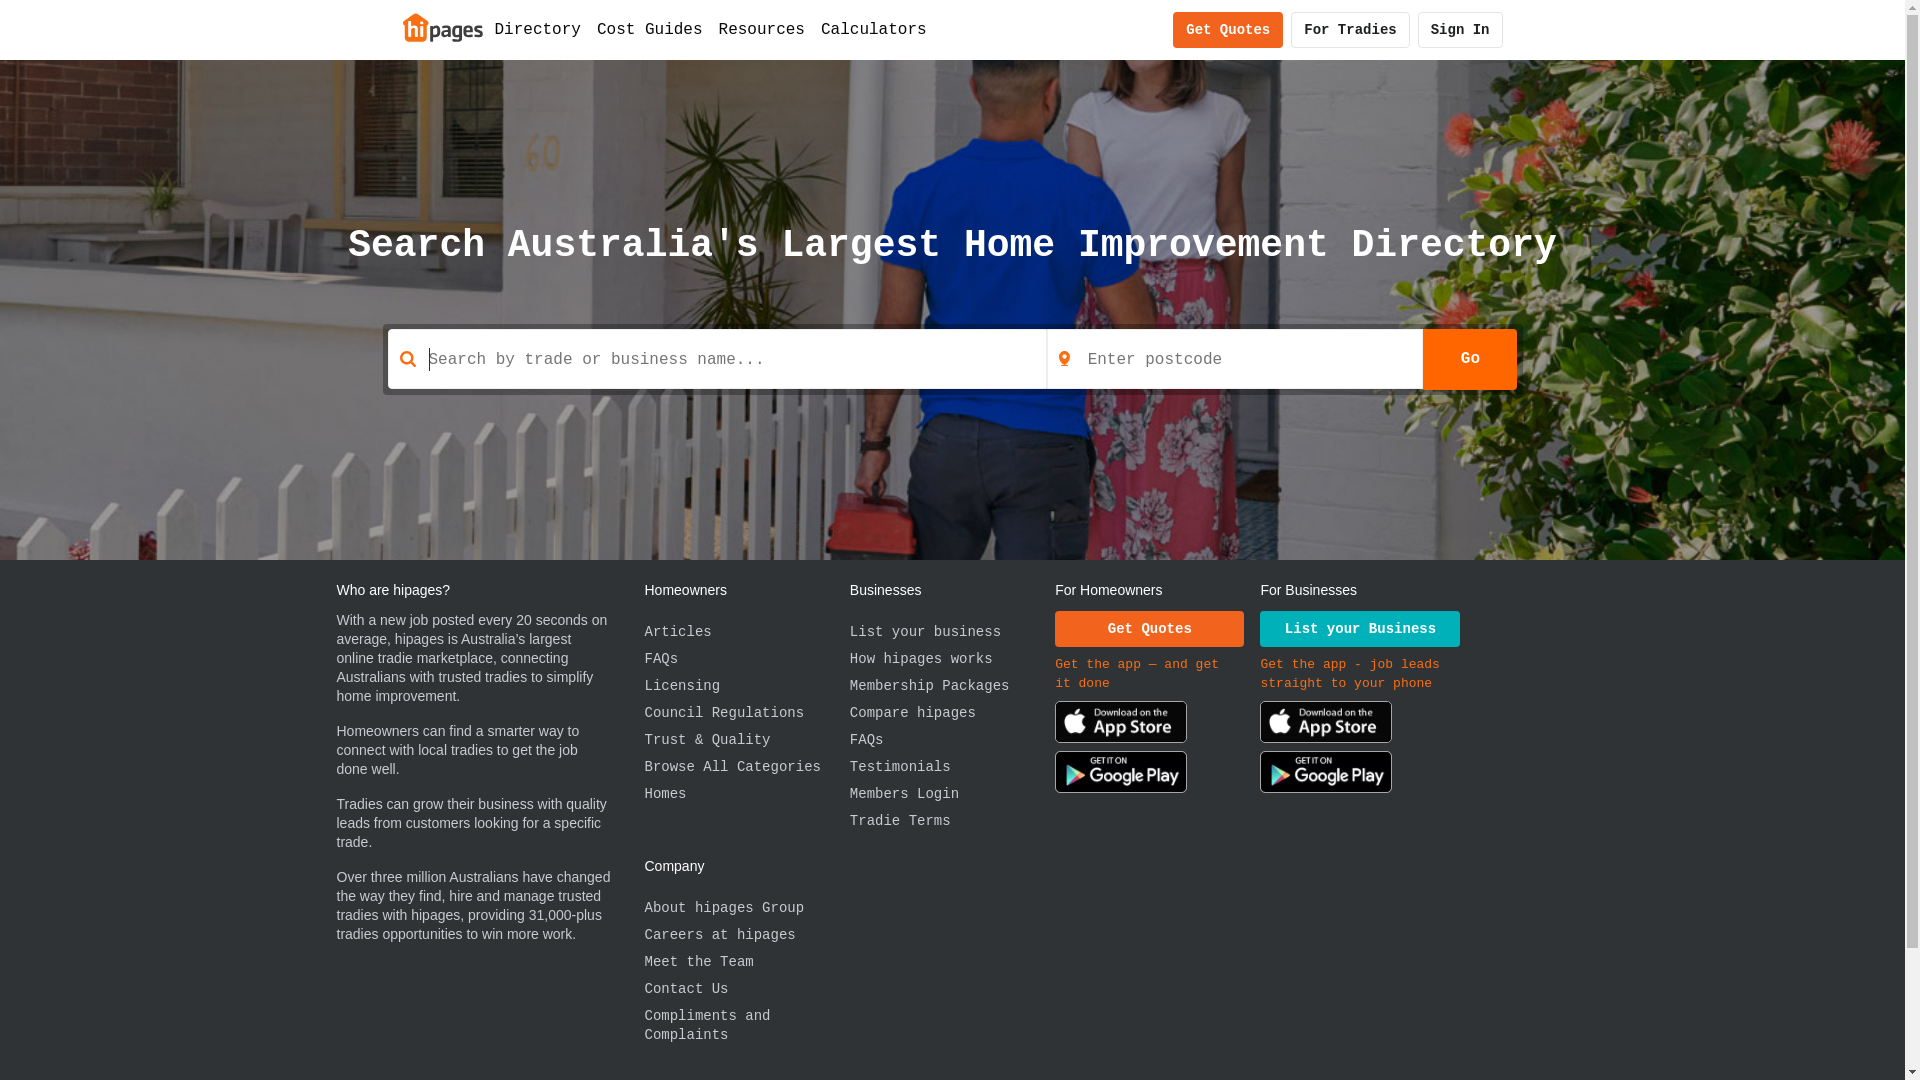  I want to click on 'Articles', so click(745, 632).